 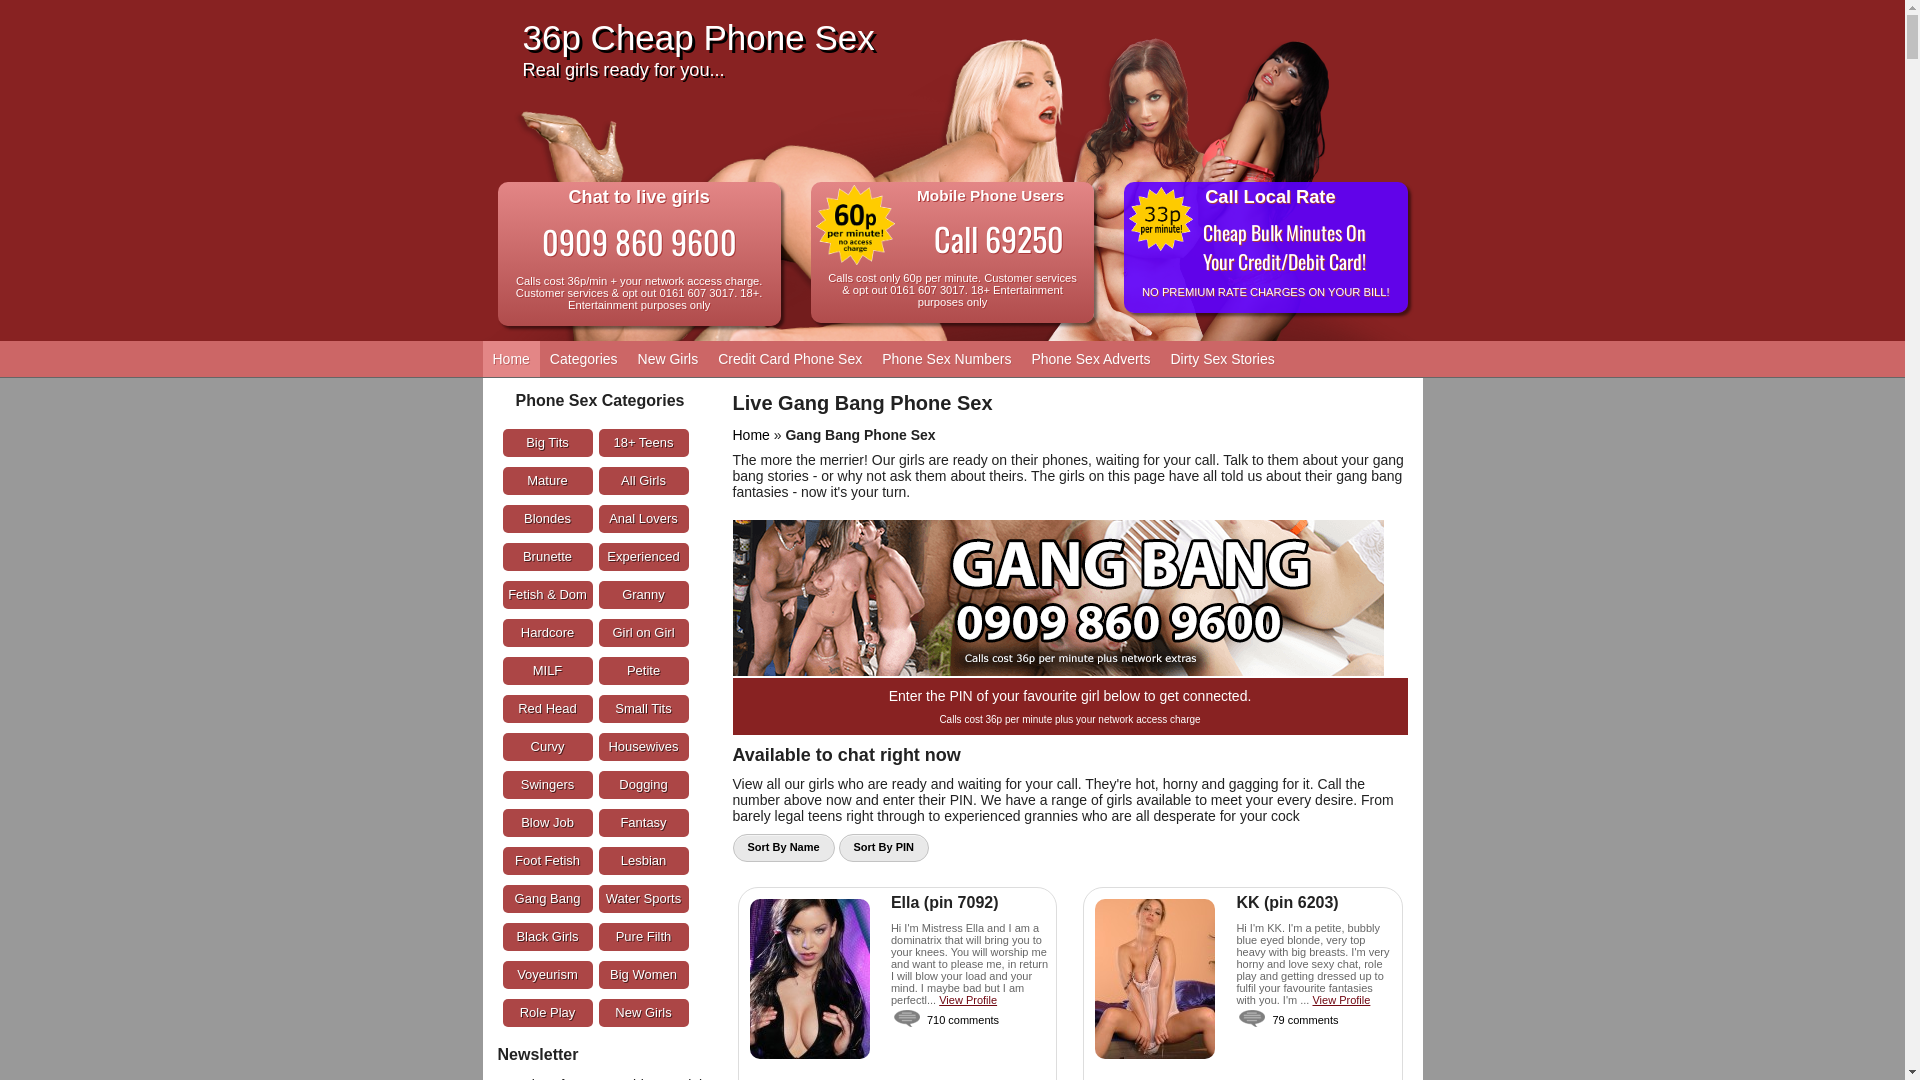 I want to click on 'Black Girls', so click(x=547, y=937).